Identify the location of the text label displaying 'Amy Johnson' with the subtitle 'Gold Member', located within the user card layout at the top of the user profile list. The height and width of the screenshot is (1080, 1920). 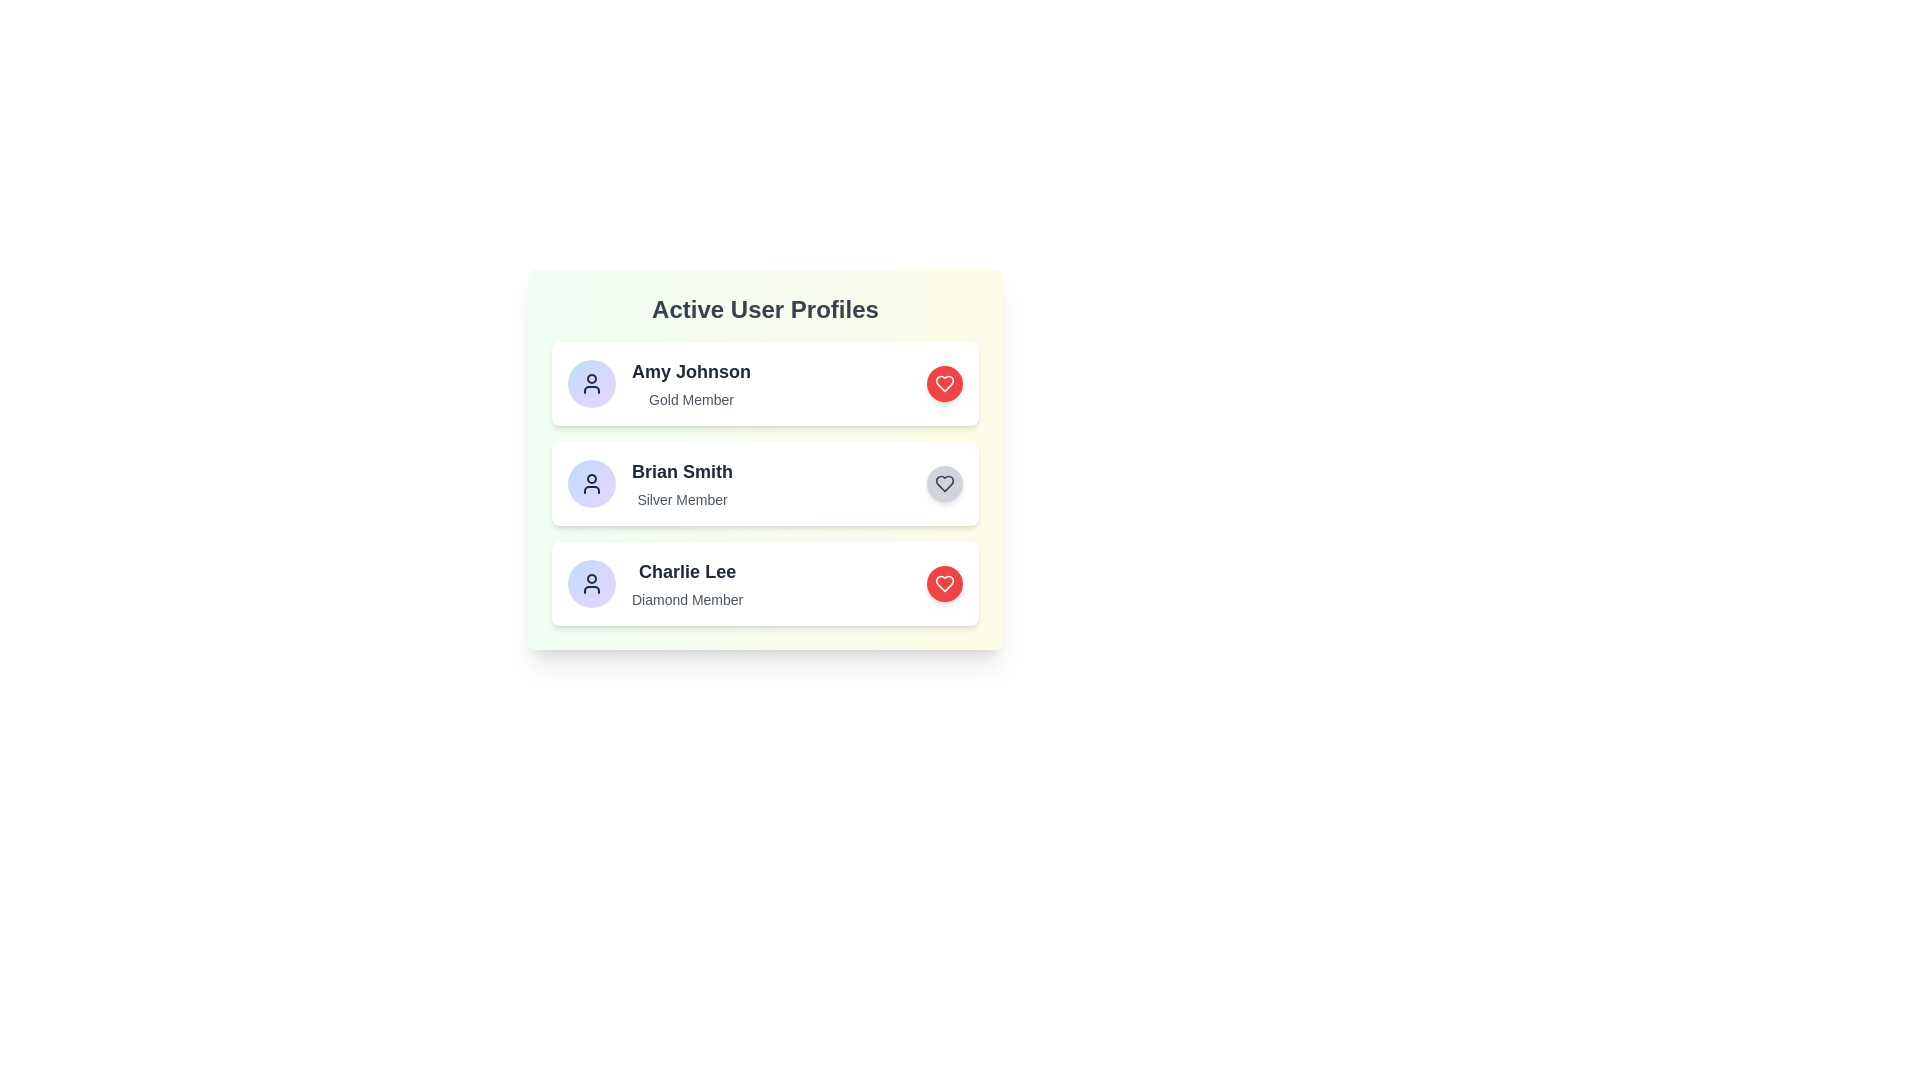
(691, 384).